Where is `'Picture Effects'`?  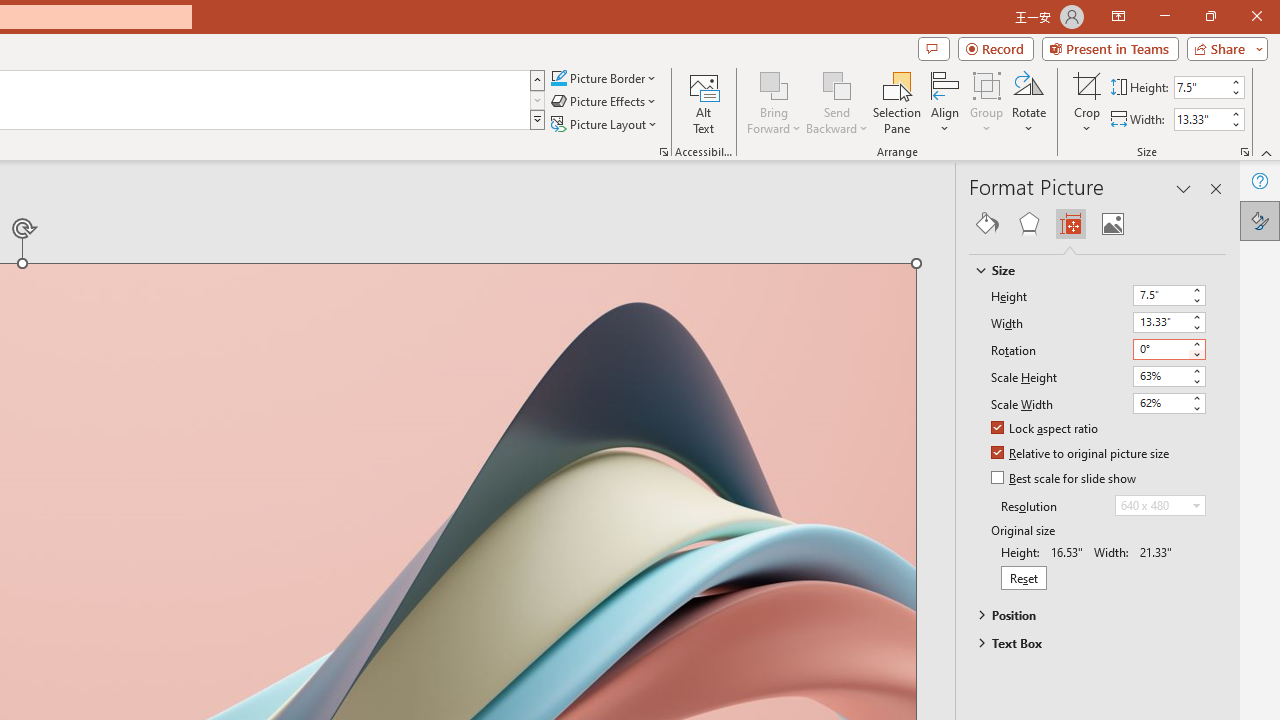 'Picture Effects' is located at coordinates (604, 101).